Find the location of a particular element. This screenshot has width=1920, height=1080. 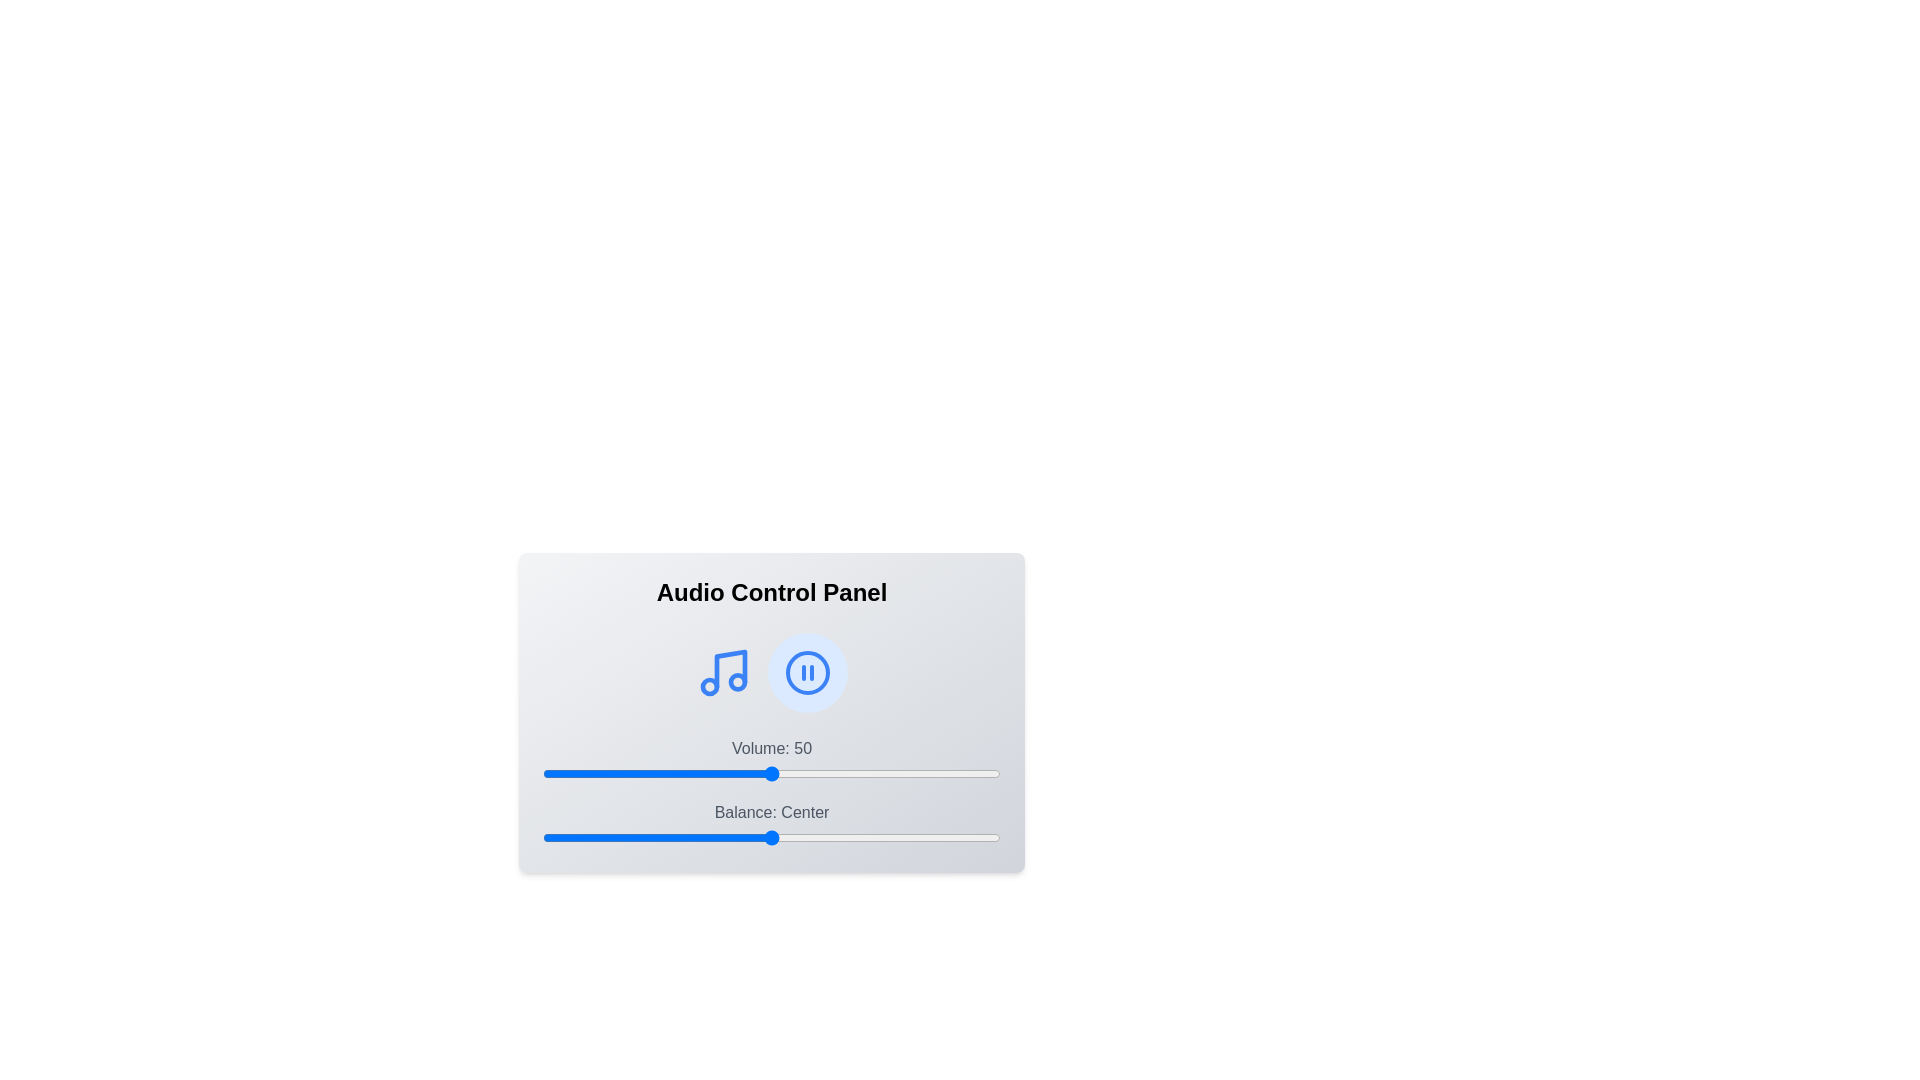

the slider value is located at coordinates (610, 773).